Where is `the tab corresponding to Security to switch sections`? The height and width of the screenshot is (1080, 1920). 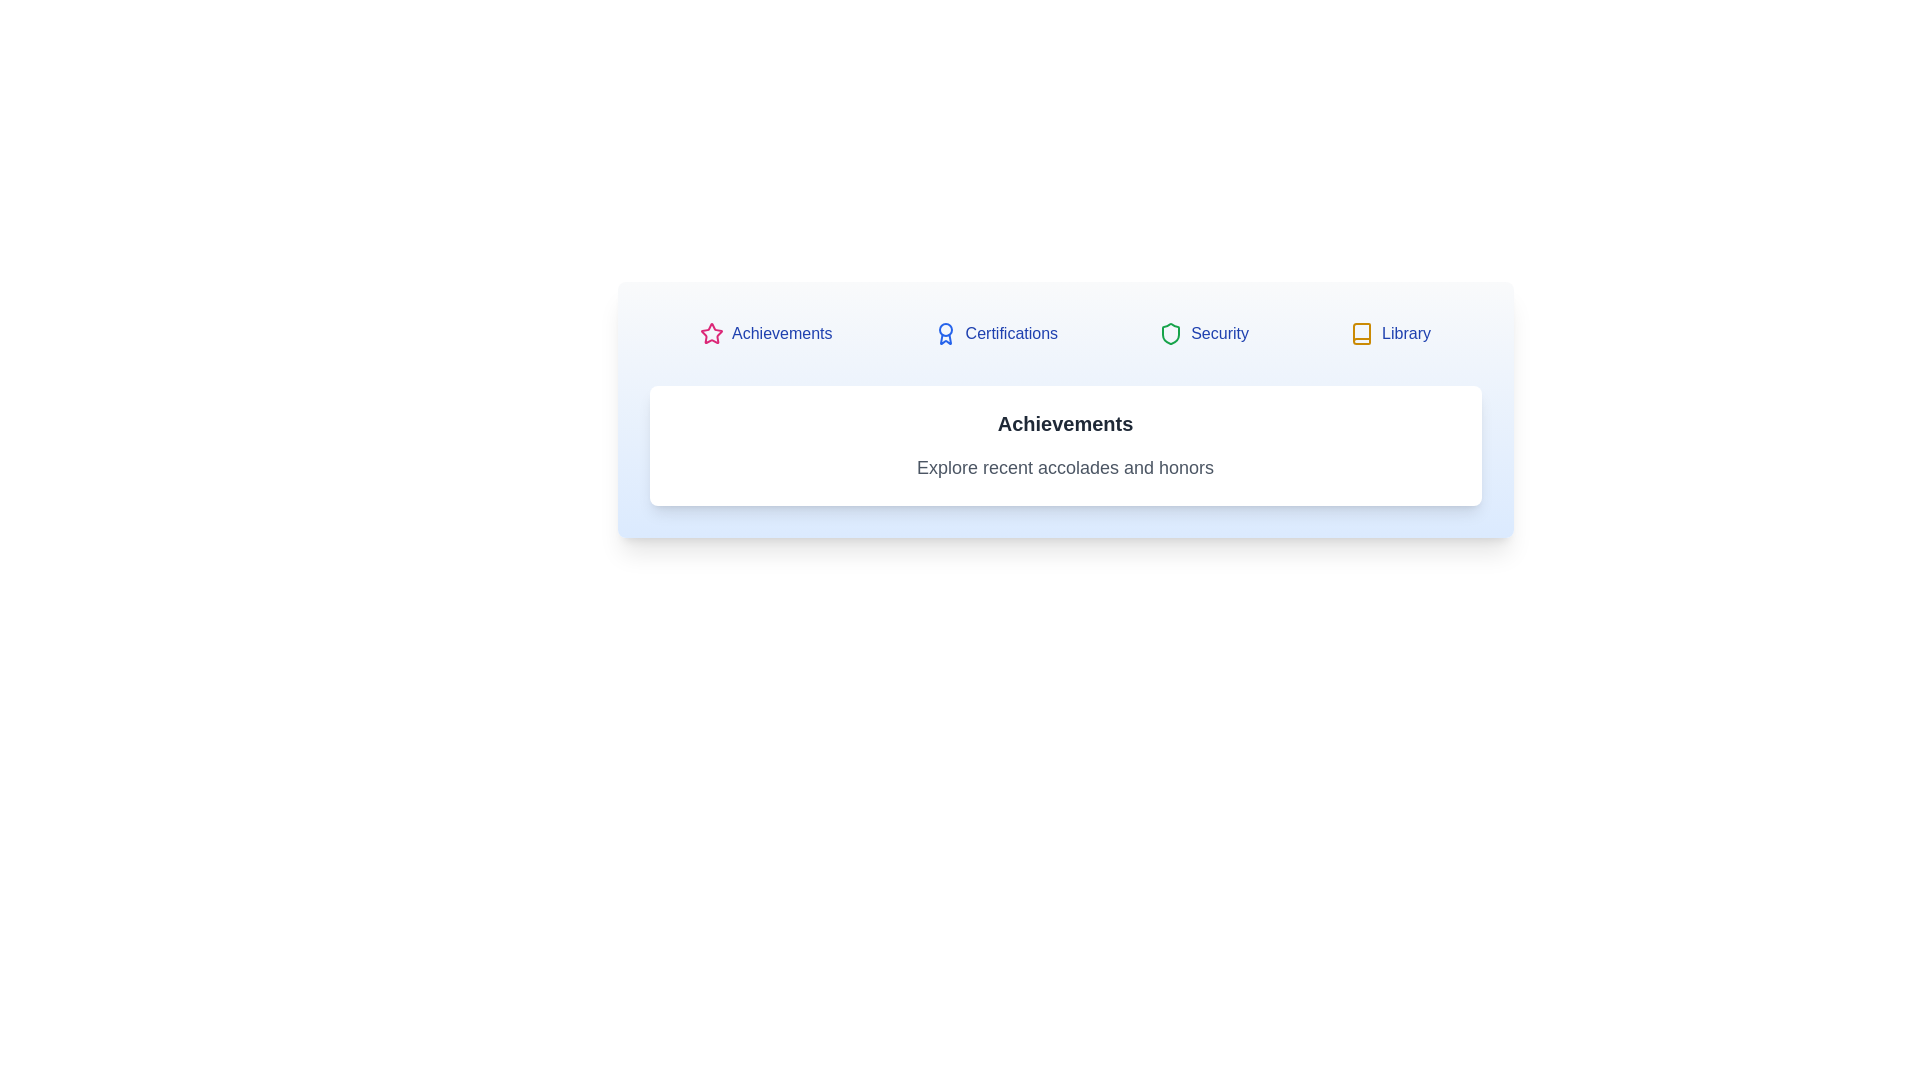 the tab corresponding to Security to switch sections is located at coordinates (1203, 333).